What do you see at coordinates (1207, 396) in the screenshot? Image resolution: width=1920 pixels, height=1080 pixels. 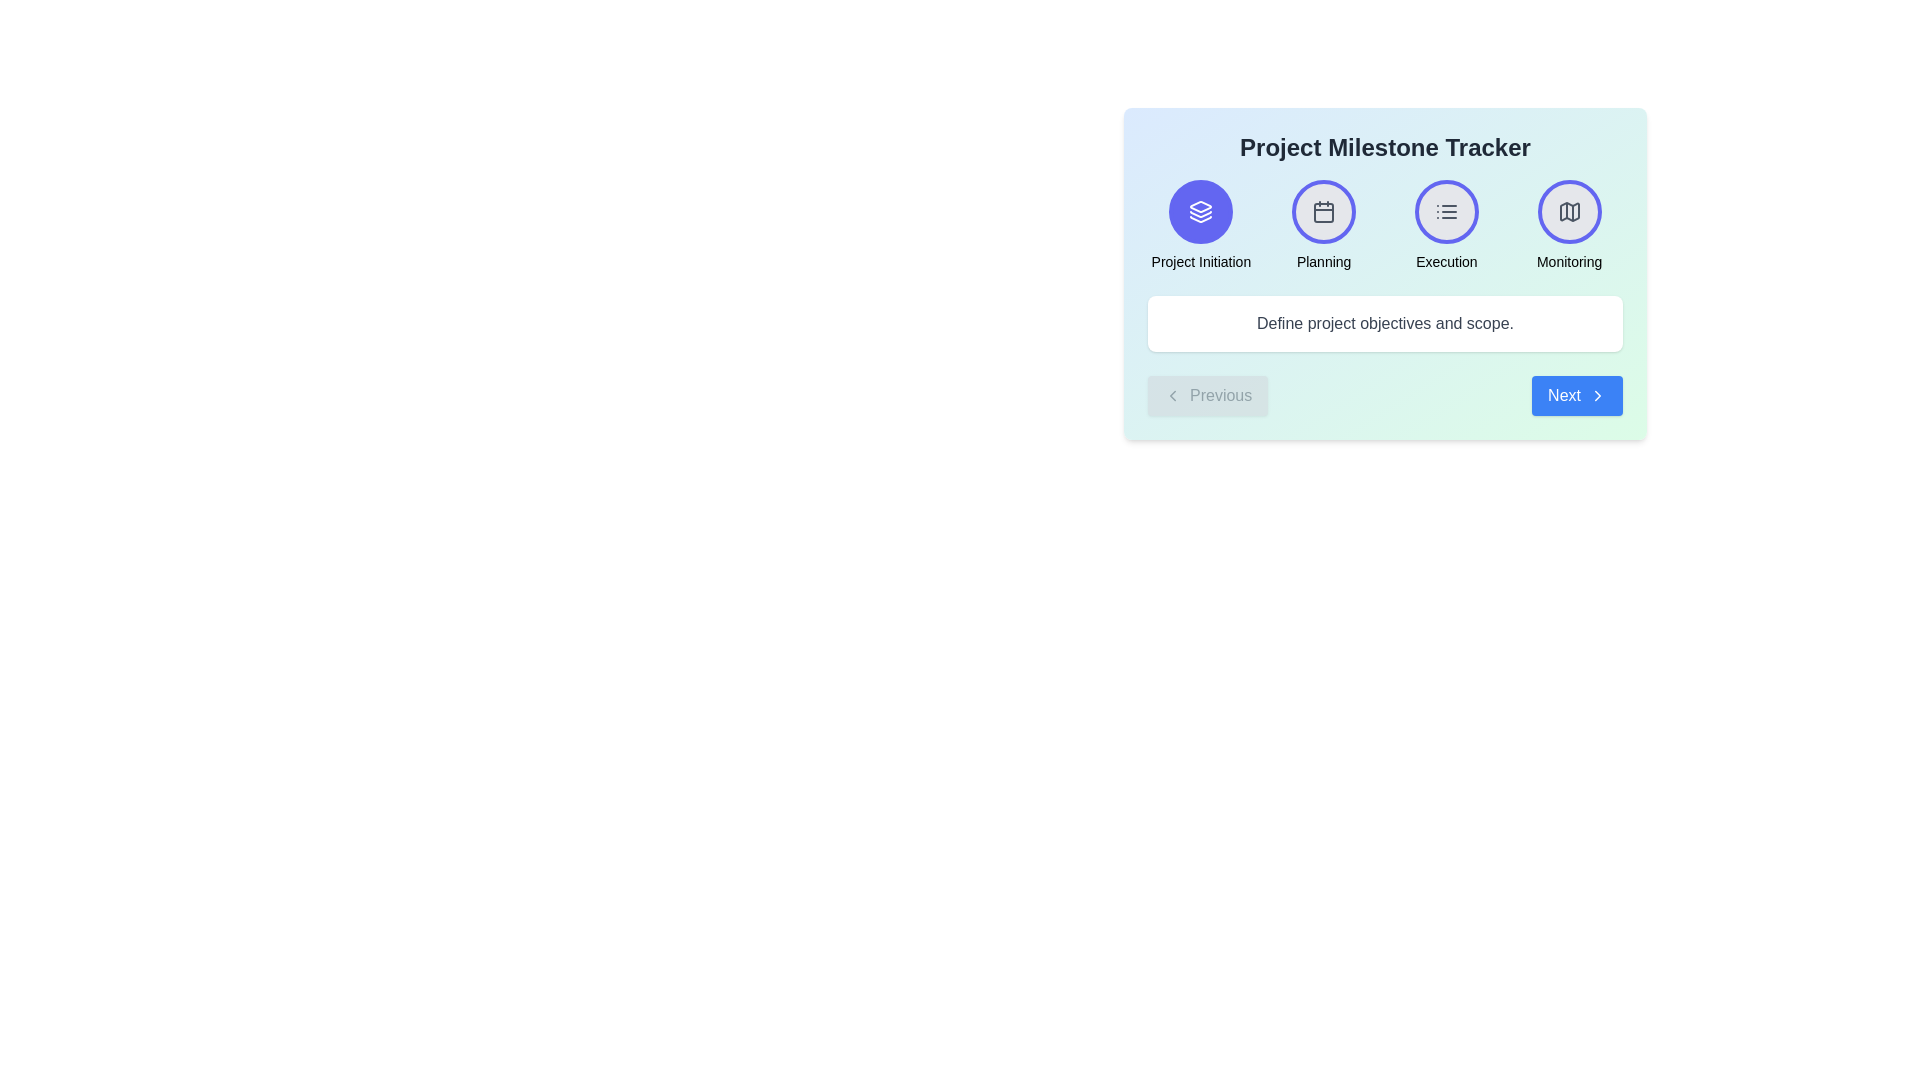 I see `the gray 'Previous' button with a left arrow icon` at bounding box center [1207, 396].